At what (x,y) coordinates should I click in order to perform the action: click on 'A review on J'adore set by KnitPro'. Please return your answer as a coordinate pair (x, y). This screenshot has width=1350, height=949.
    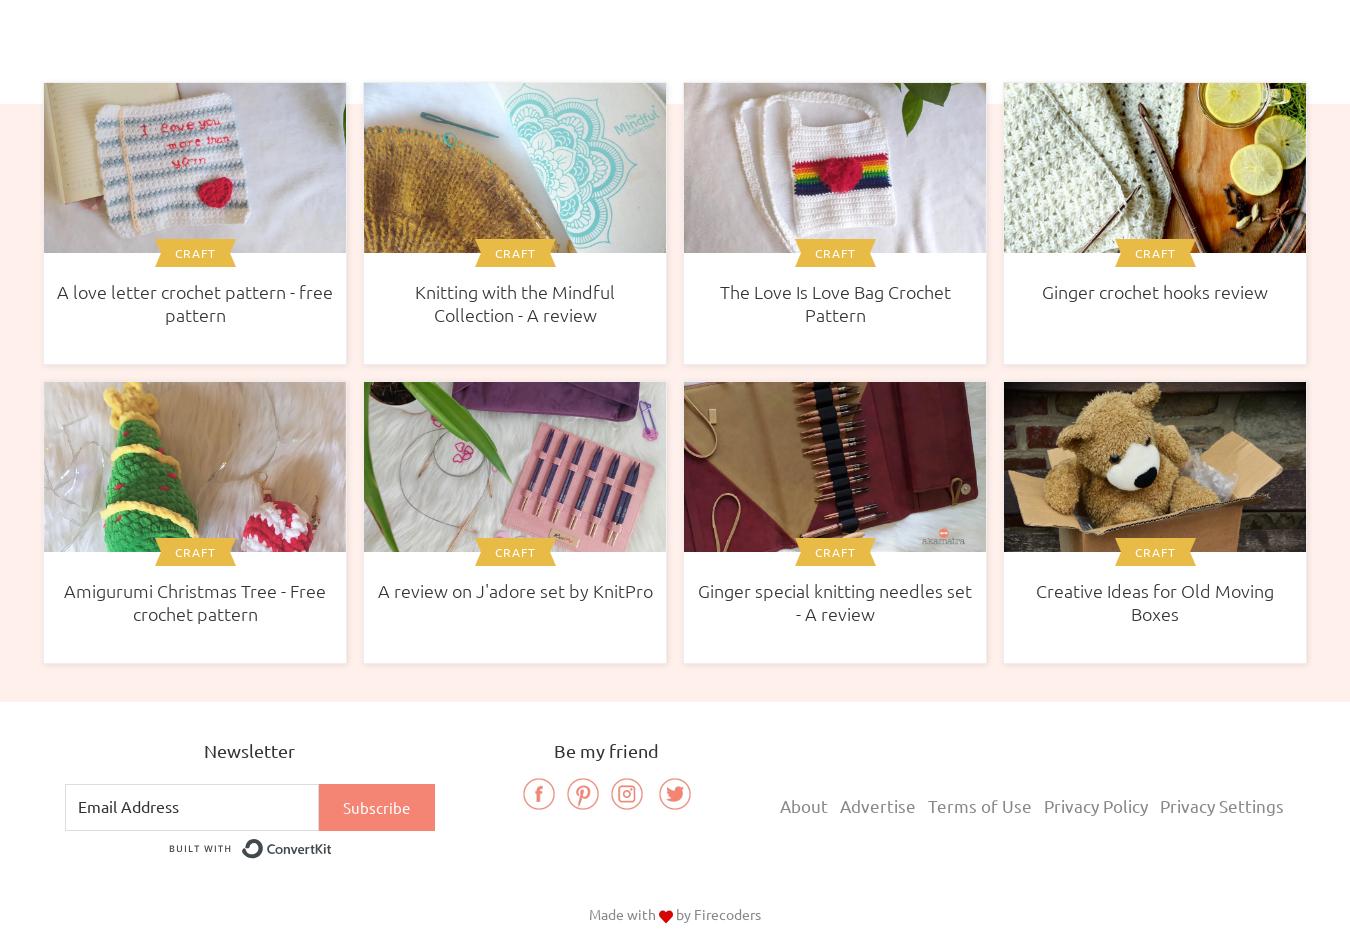
    Looking at the image, I should click on (513, 589).